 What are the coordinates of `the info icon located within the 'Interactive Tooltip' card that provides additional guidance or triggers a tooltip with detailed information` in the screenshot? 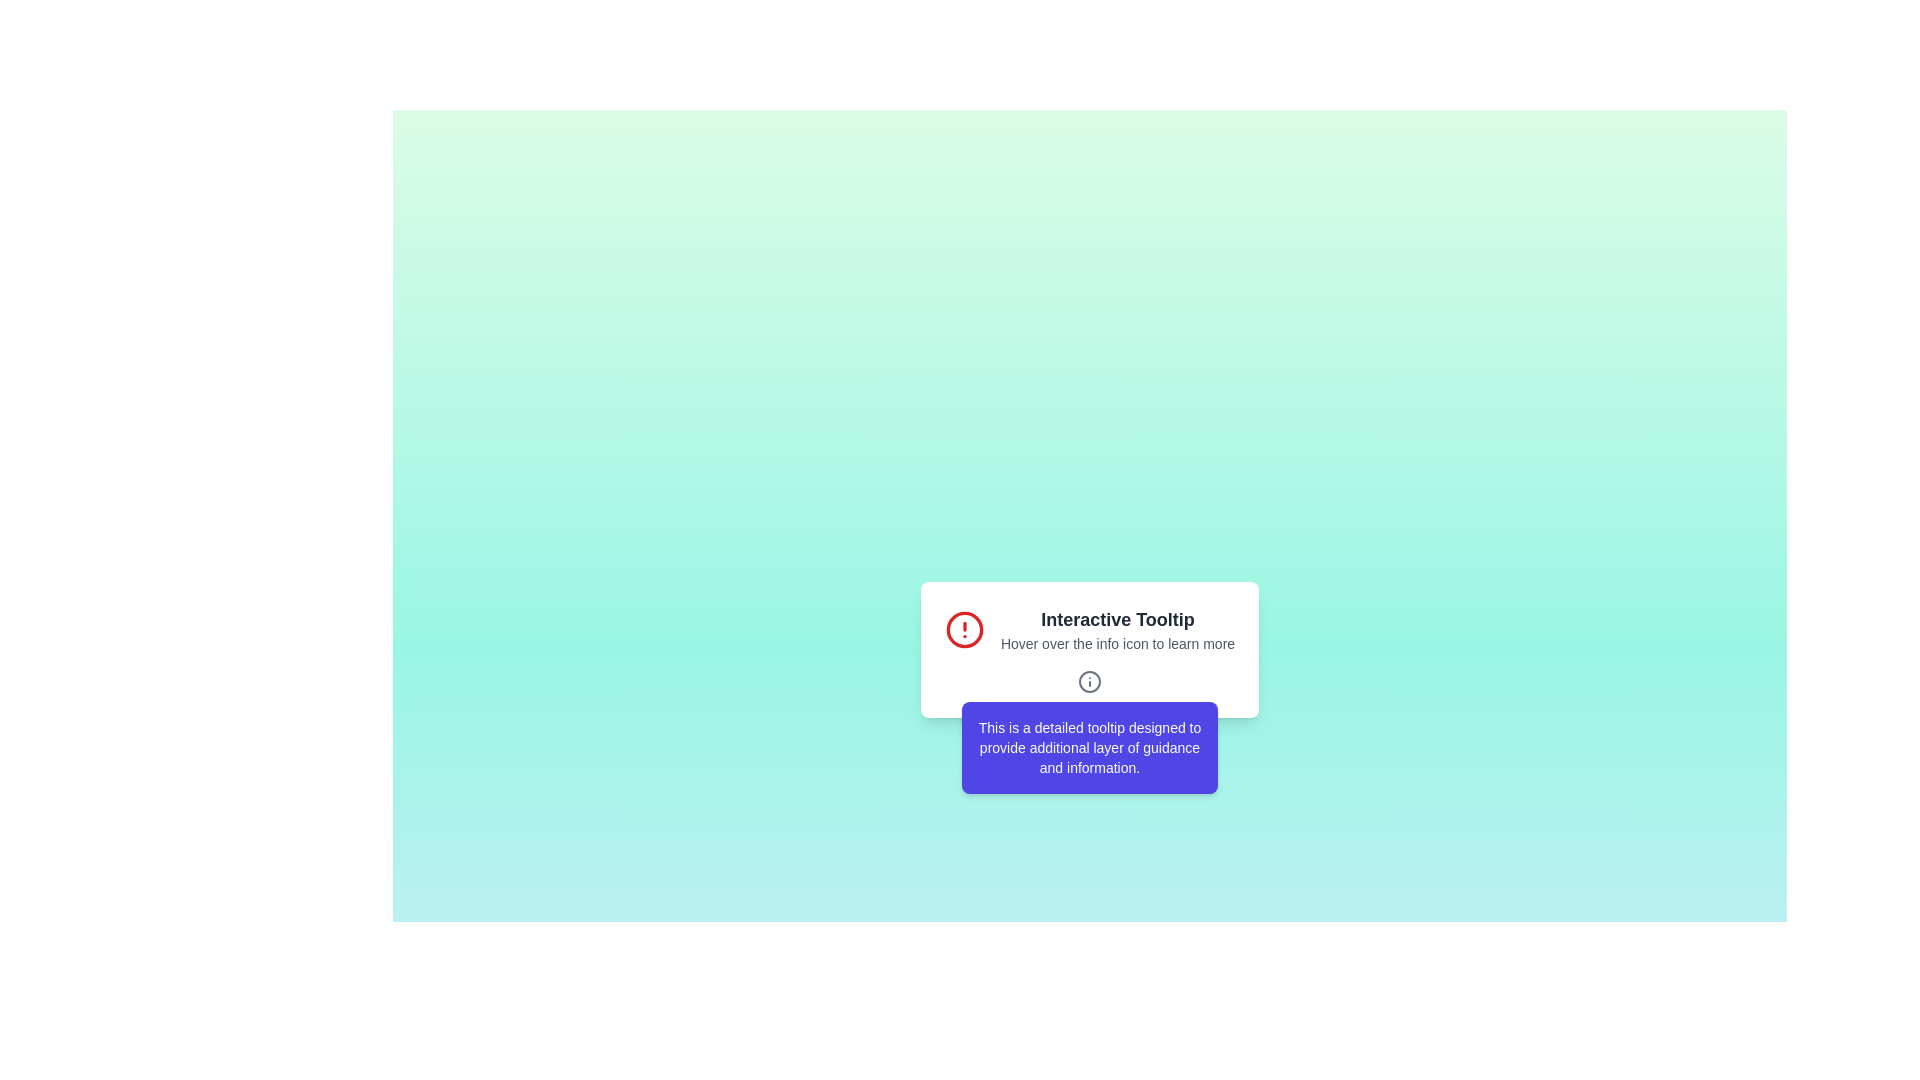 It's located at (1088, 681).